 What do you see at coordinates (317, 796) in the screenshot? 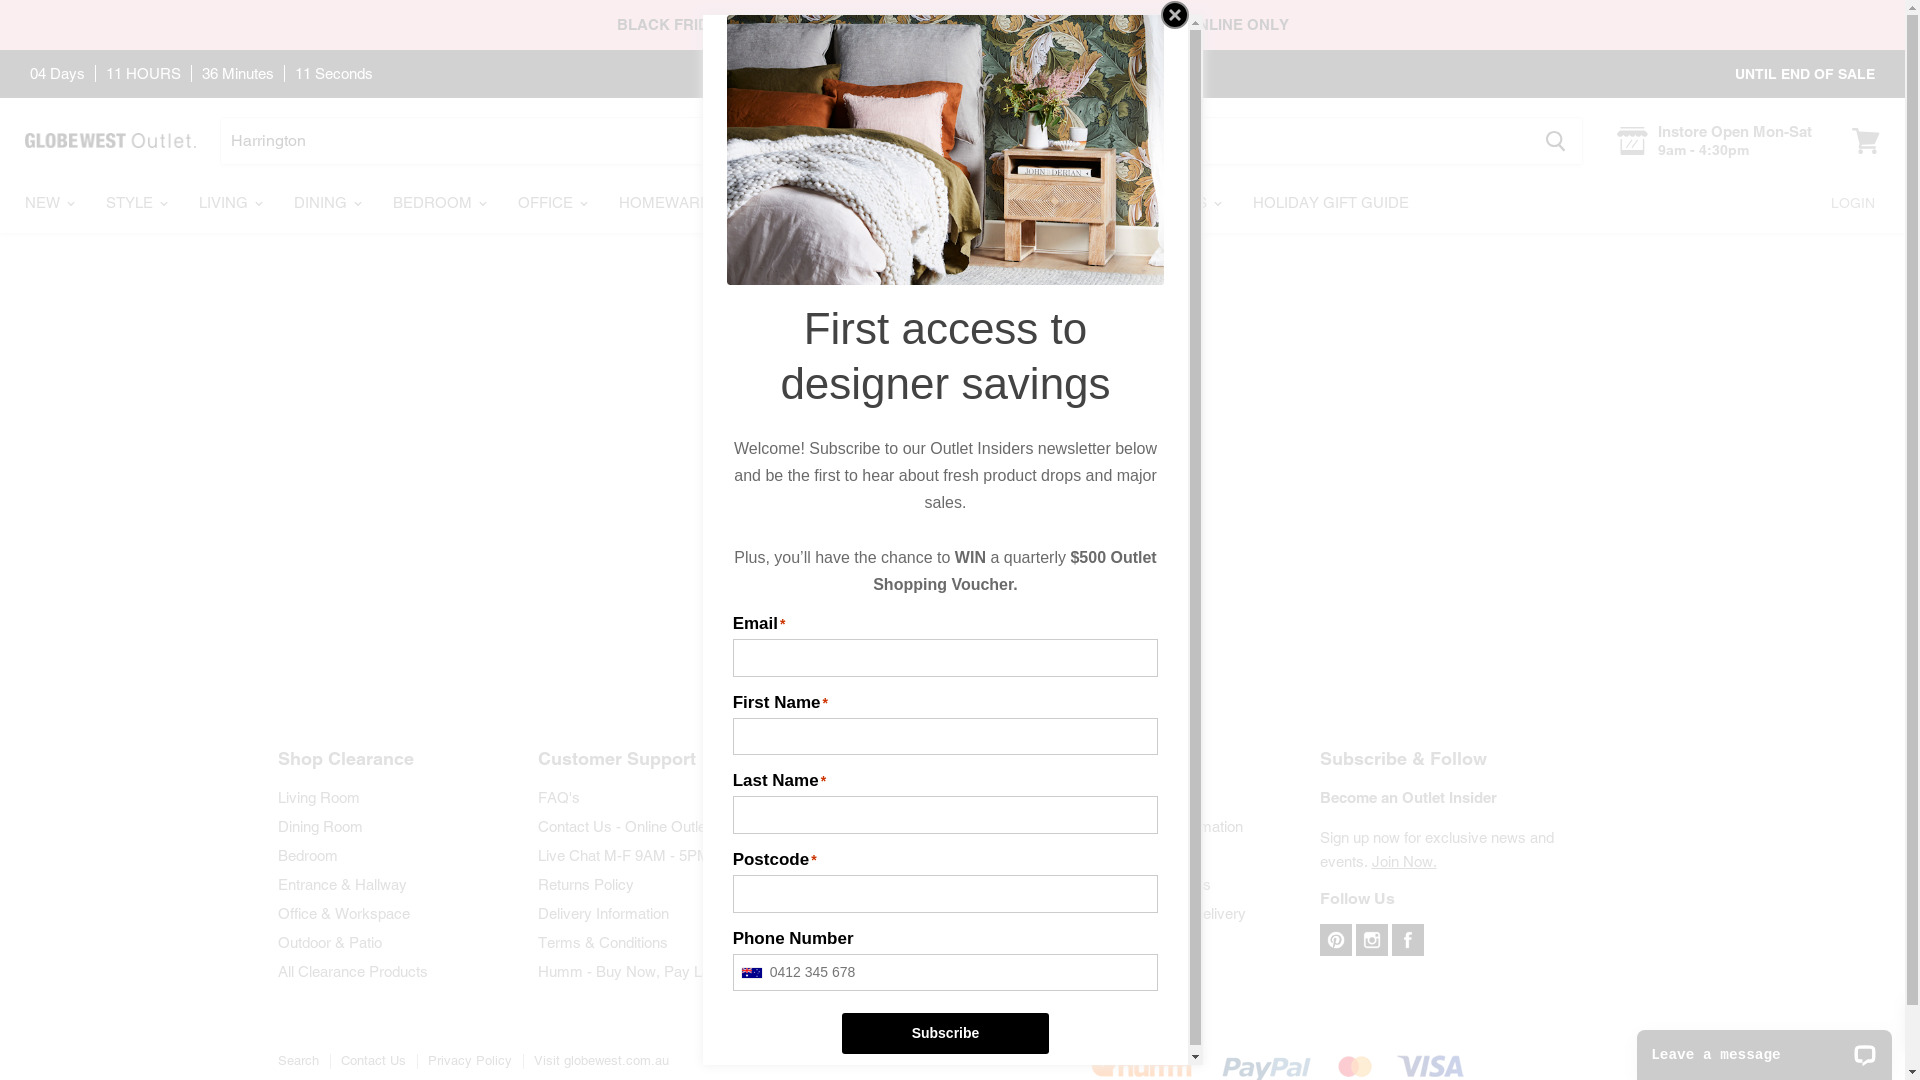
I see `'Living Room'` at bounding box center [317, 796].